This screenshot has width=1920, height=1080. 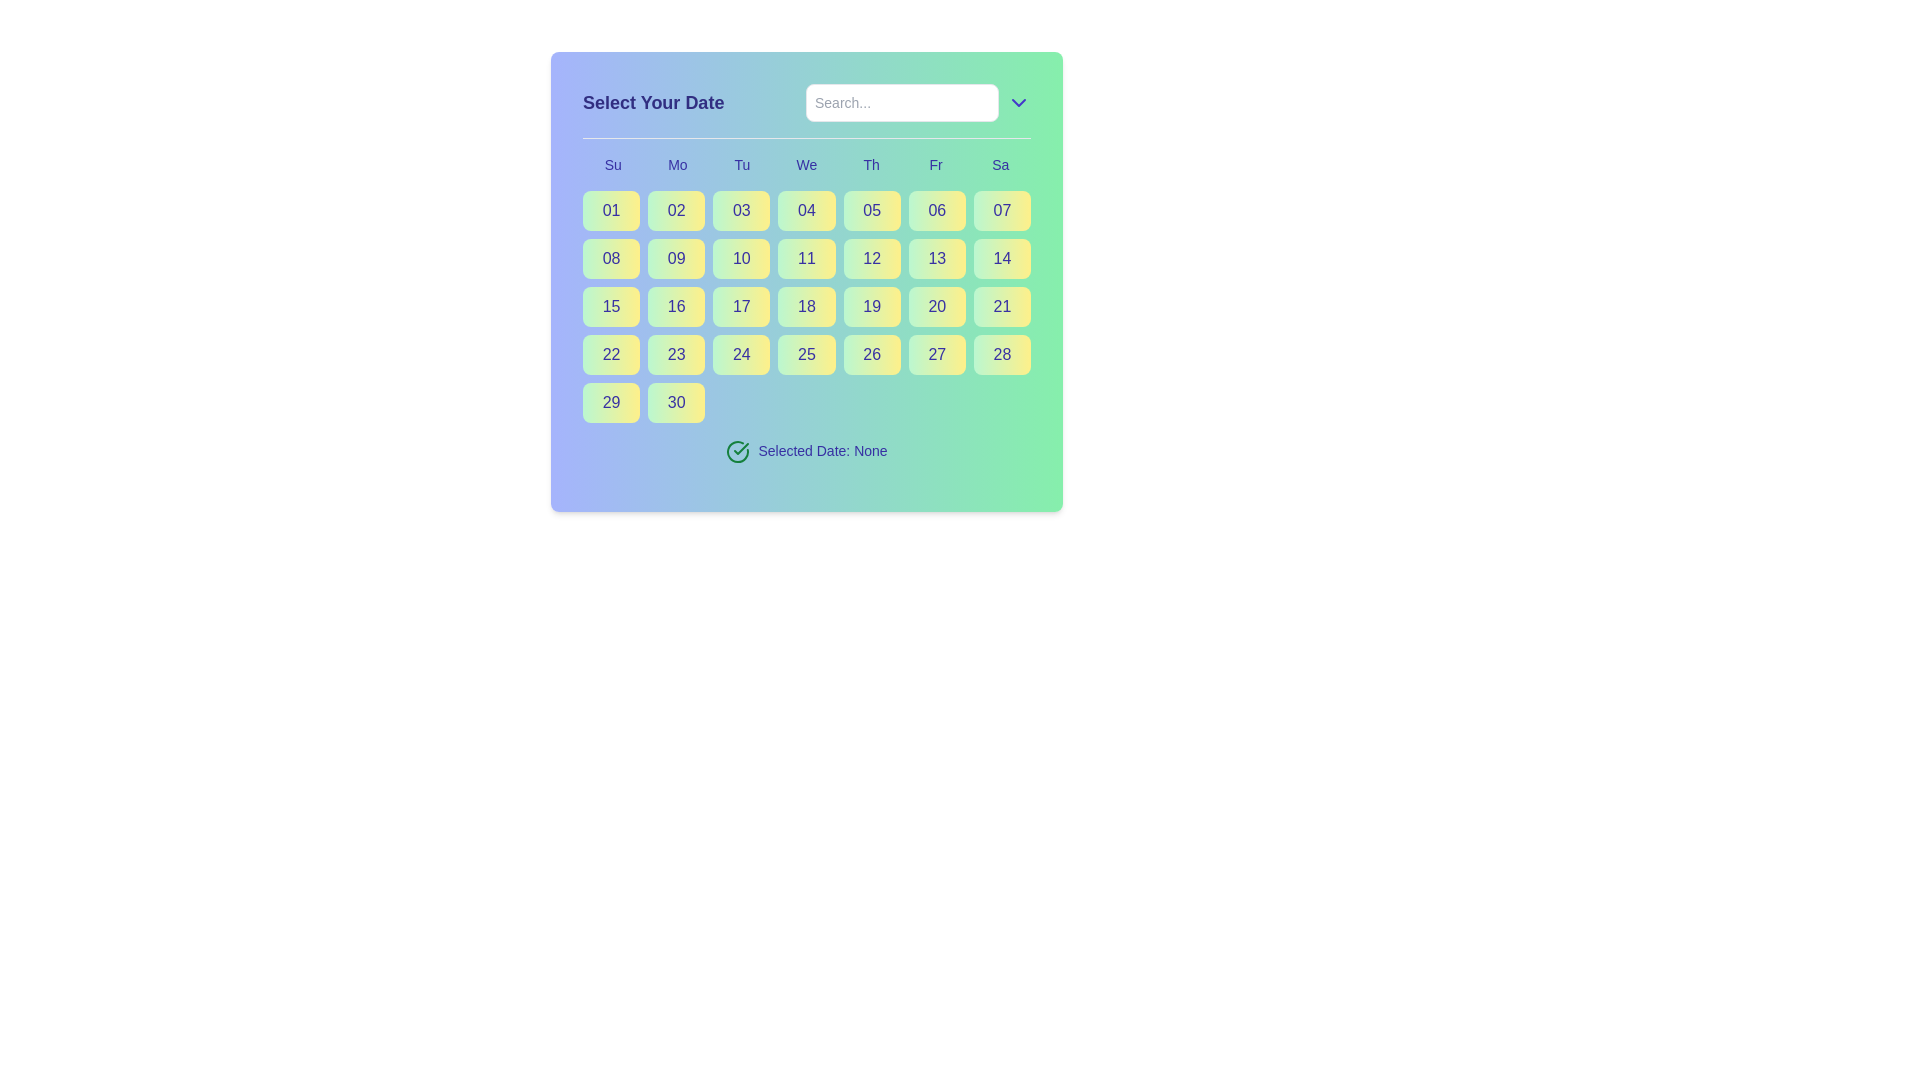 I want to click on the non-interactive text label indicating 'Tuesday' in the weekly calendar view, which is the third item in the lineup of abbreviated weekday names, so click(x=741, y=164).